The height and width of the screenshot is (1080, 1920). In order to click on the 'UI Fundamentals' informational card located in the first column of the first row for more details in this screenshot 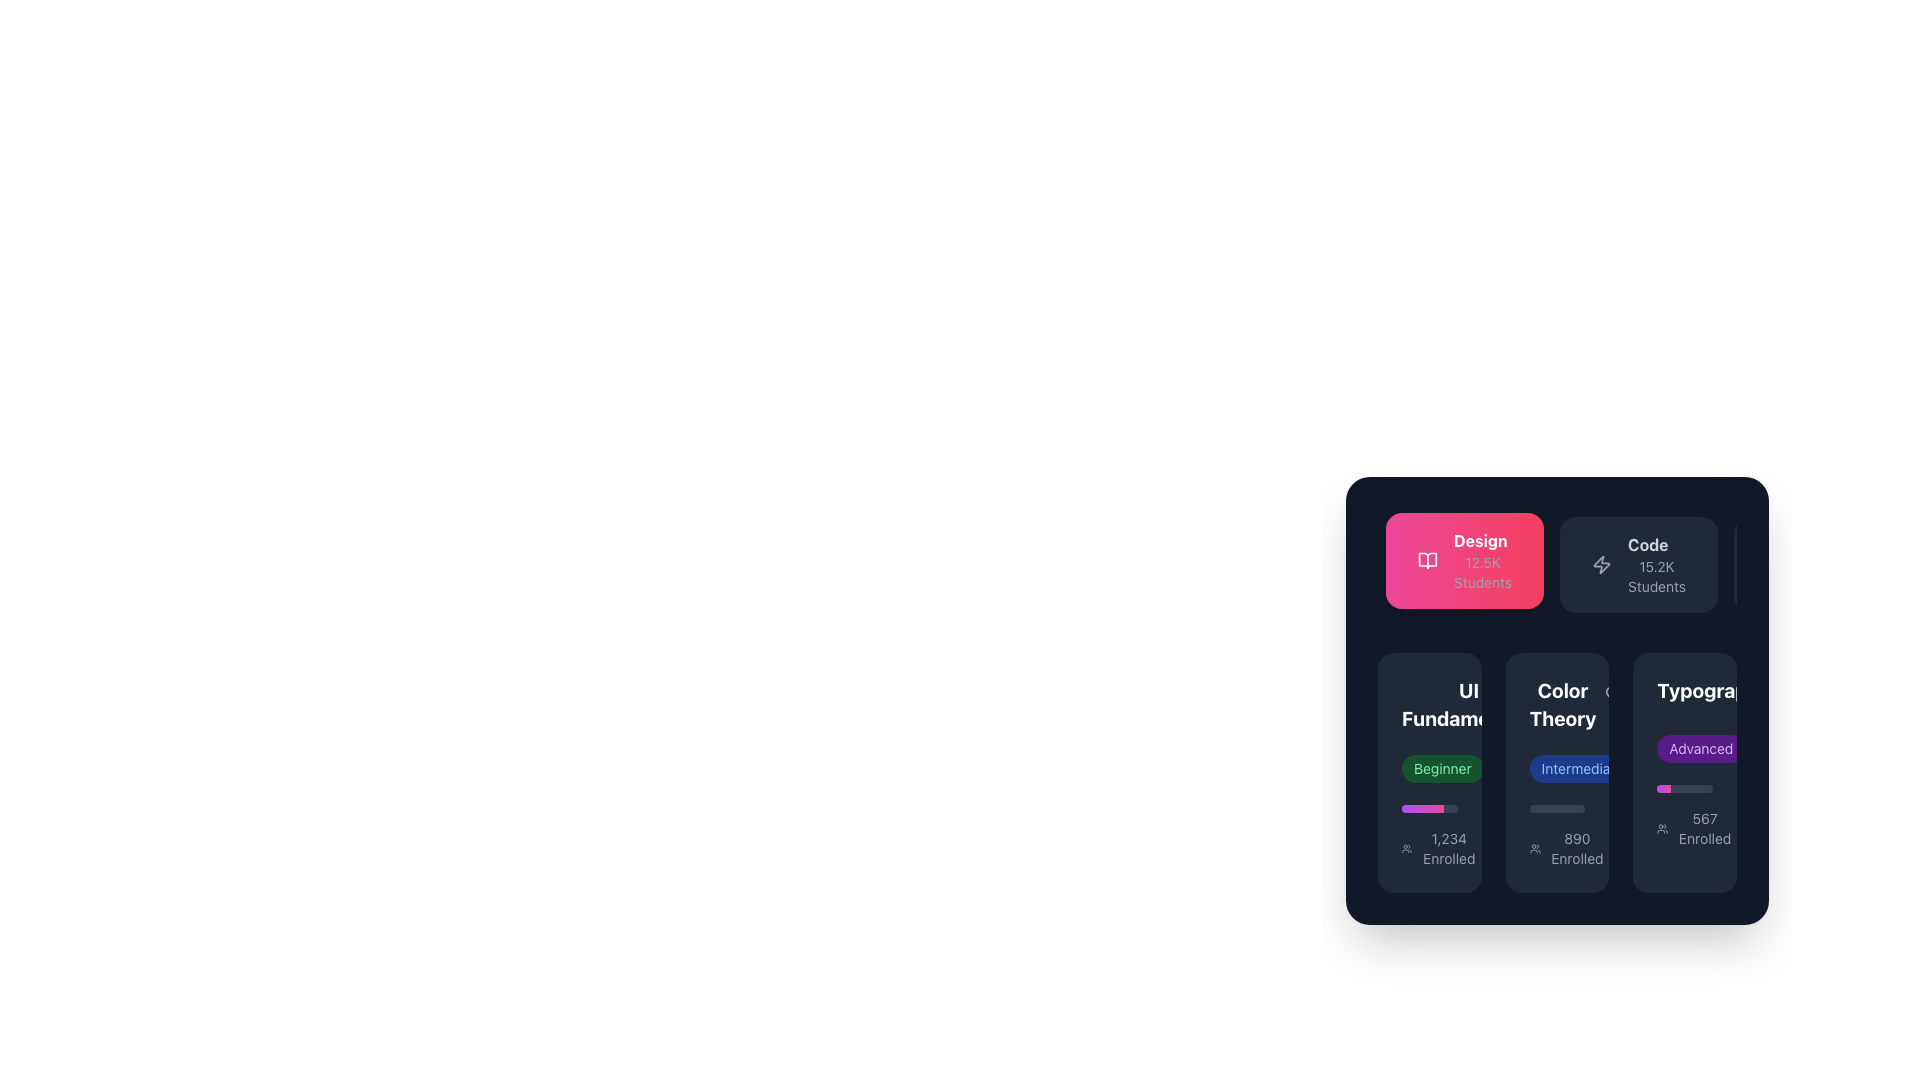, I will do `click(1428, 771)`.